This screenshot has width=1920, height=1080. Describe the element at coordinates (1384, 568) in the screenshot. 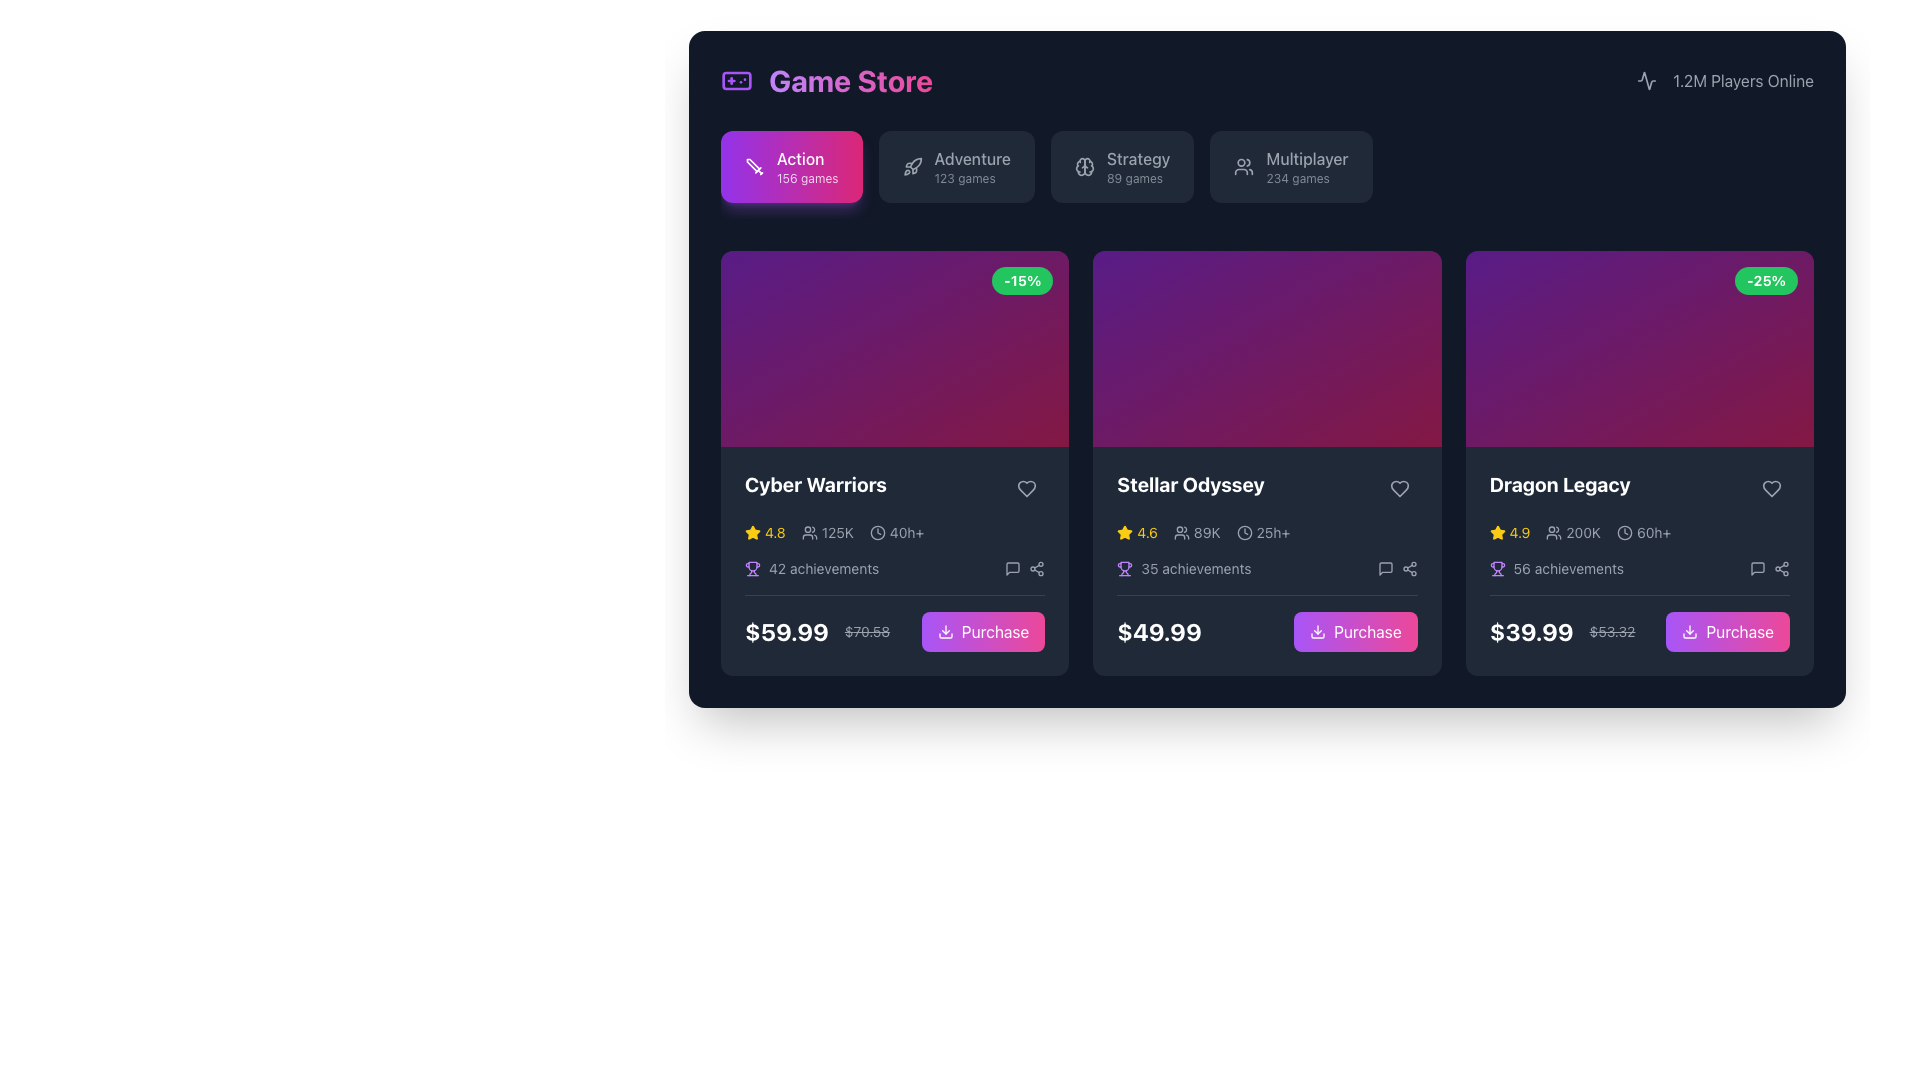

I see `the speech bubble icon located in the action section of the Stellar Odyssey card, which is the first icon in a sequence and positioned between the achievements symbol and the share icon` at that location.